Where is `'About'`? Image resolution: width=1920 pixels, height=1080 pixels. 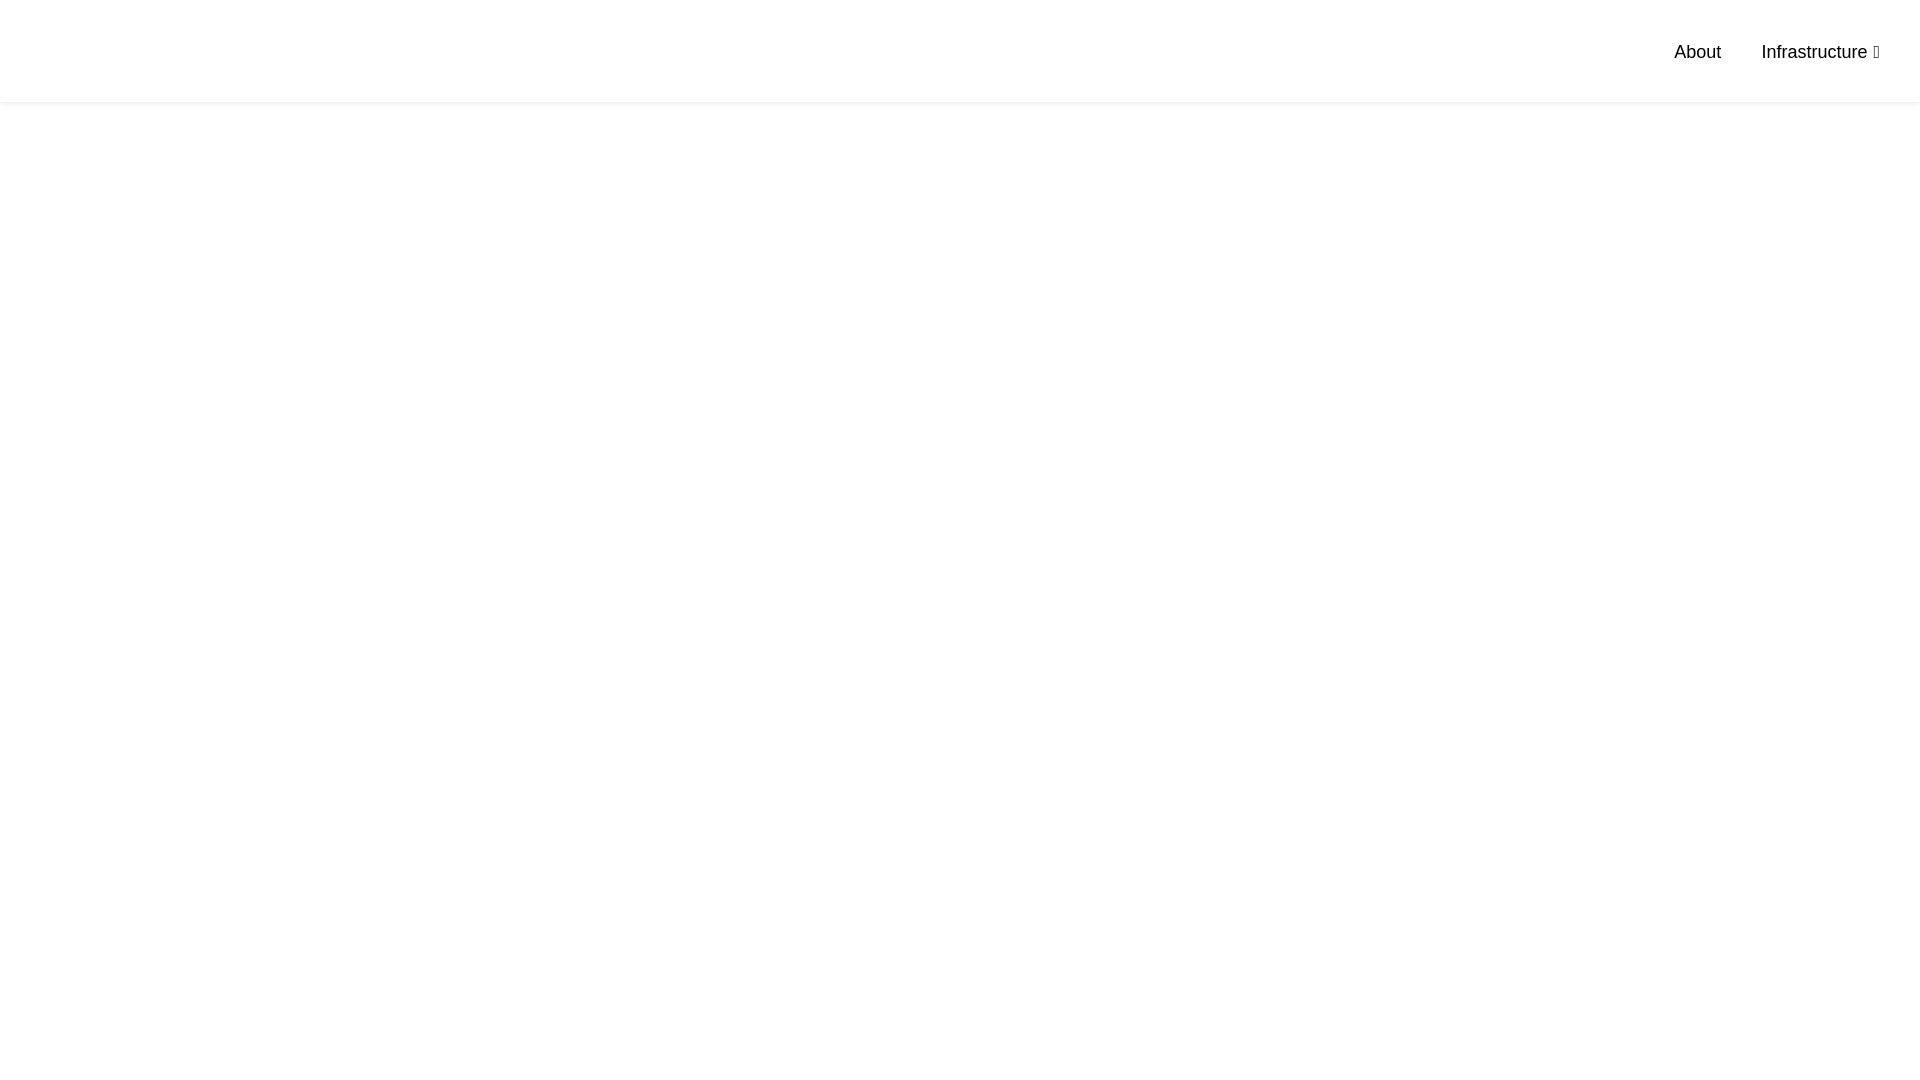
'About' is located at coordinates (1696, 49).